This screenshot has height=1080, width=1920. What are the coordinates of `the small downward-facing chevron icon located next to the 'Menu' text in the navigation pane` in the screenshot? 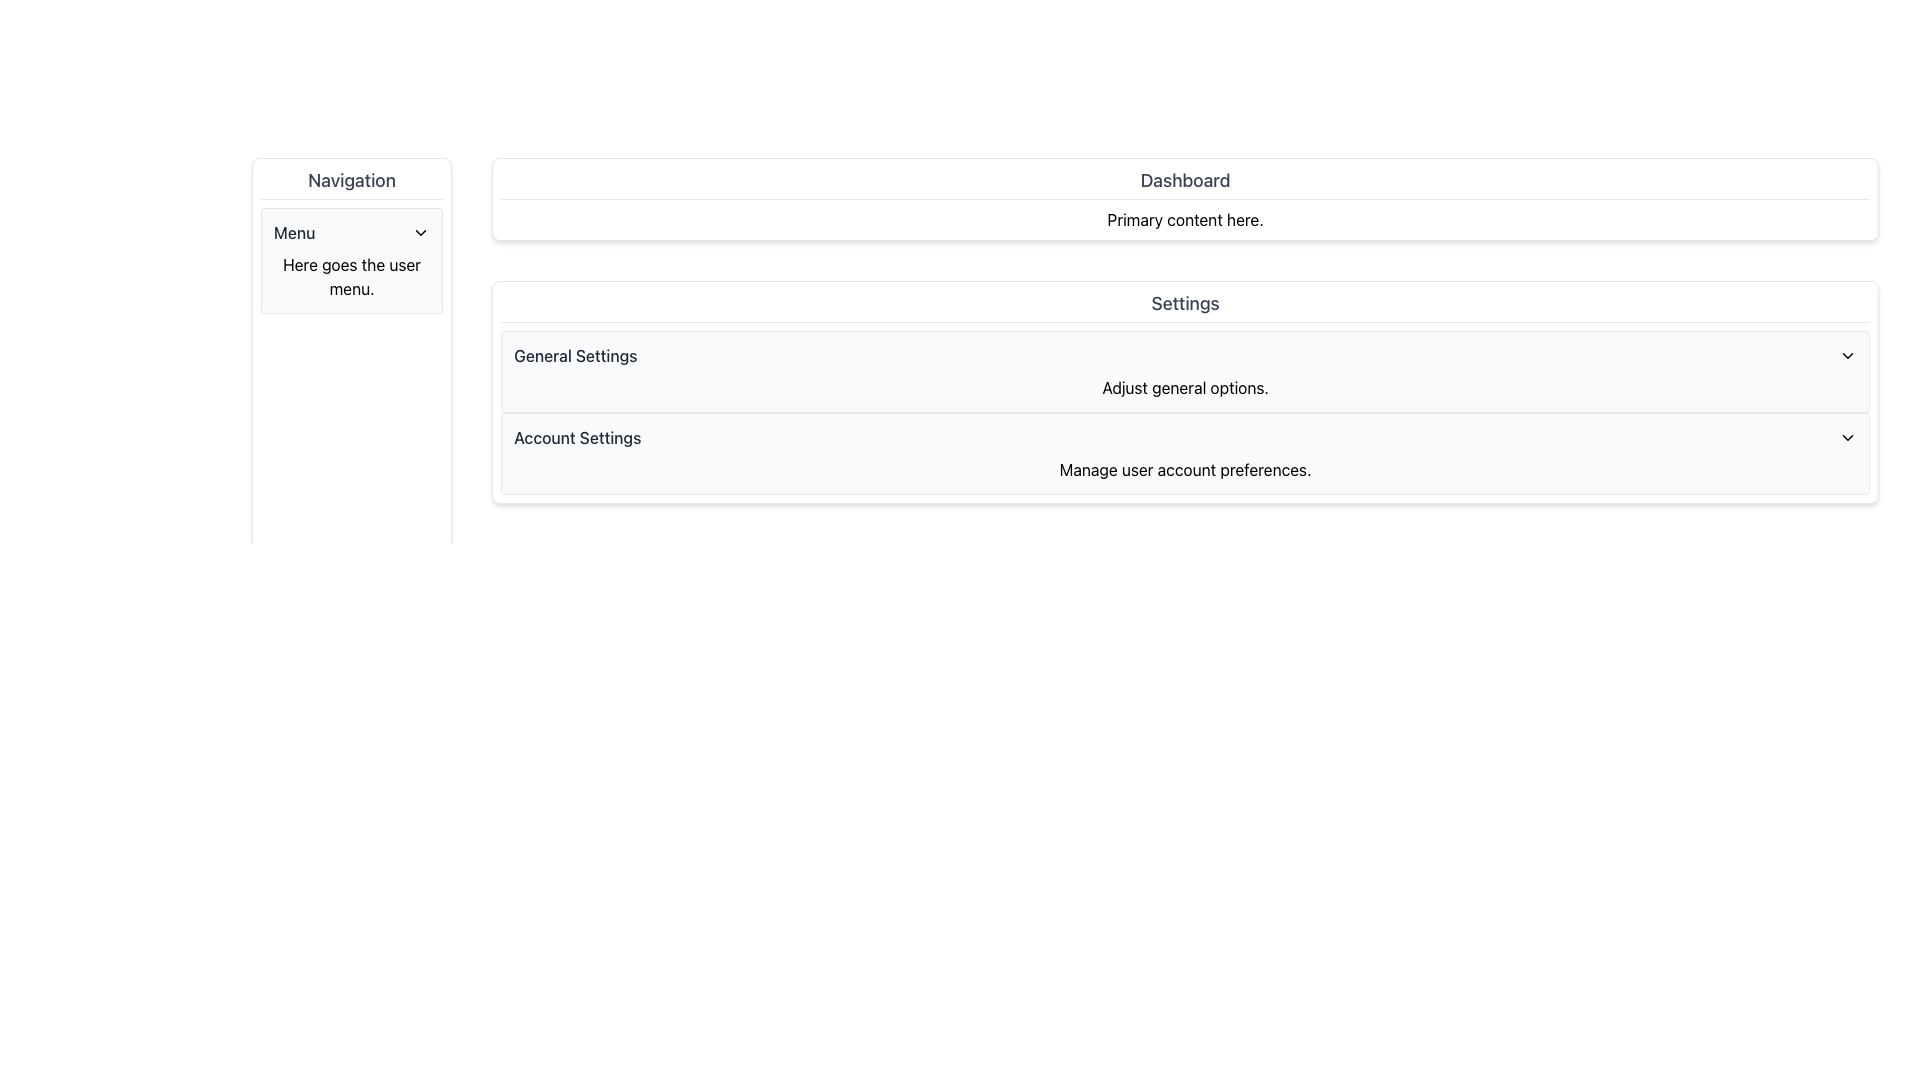 It's located at (420, 231).